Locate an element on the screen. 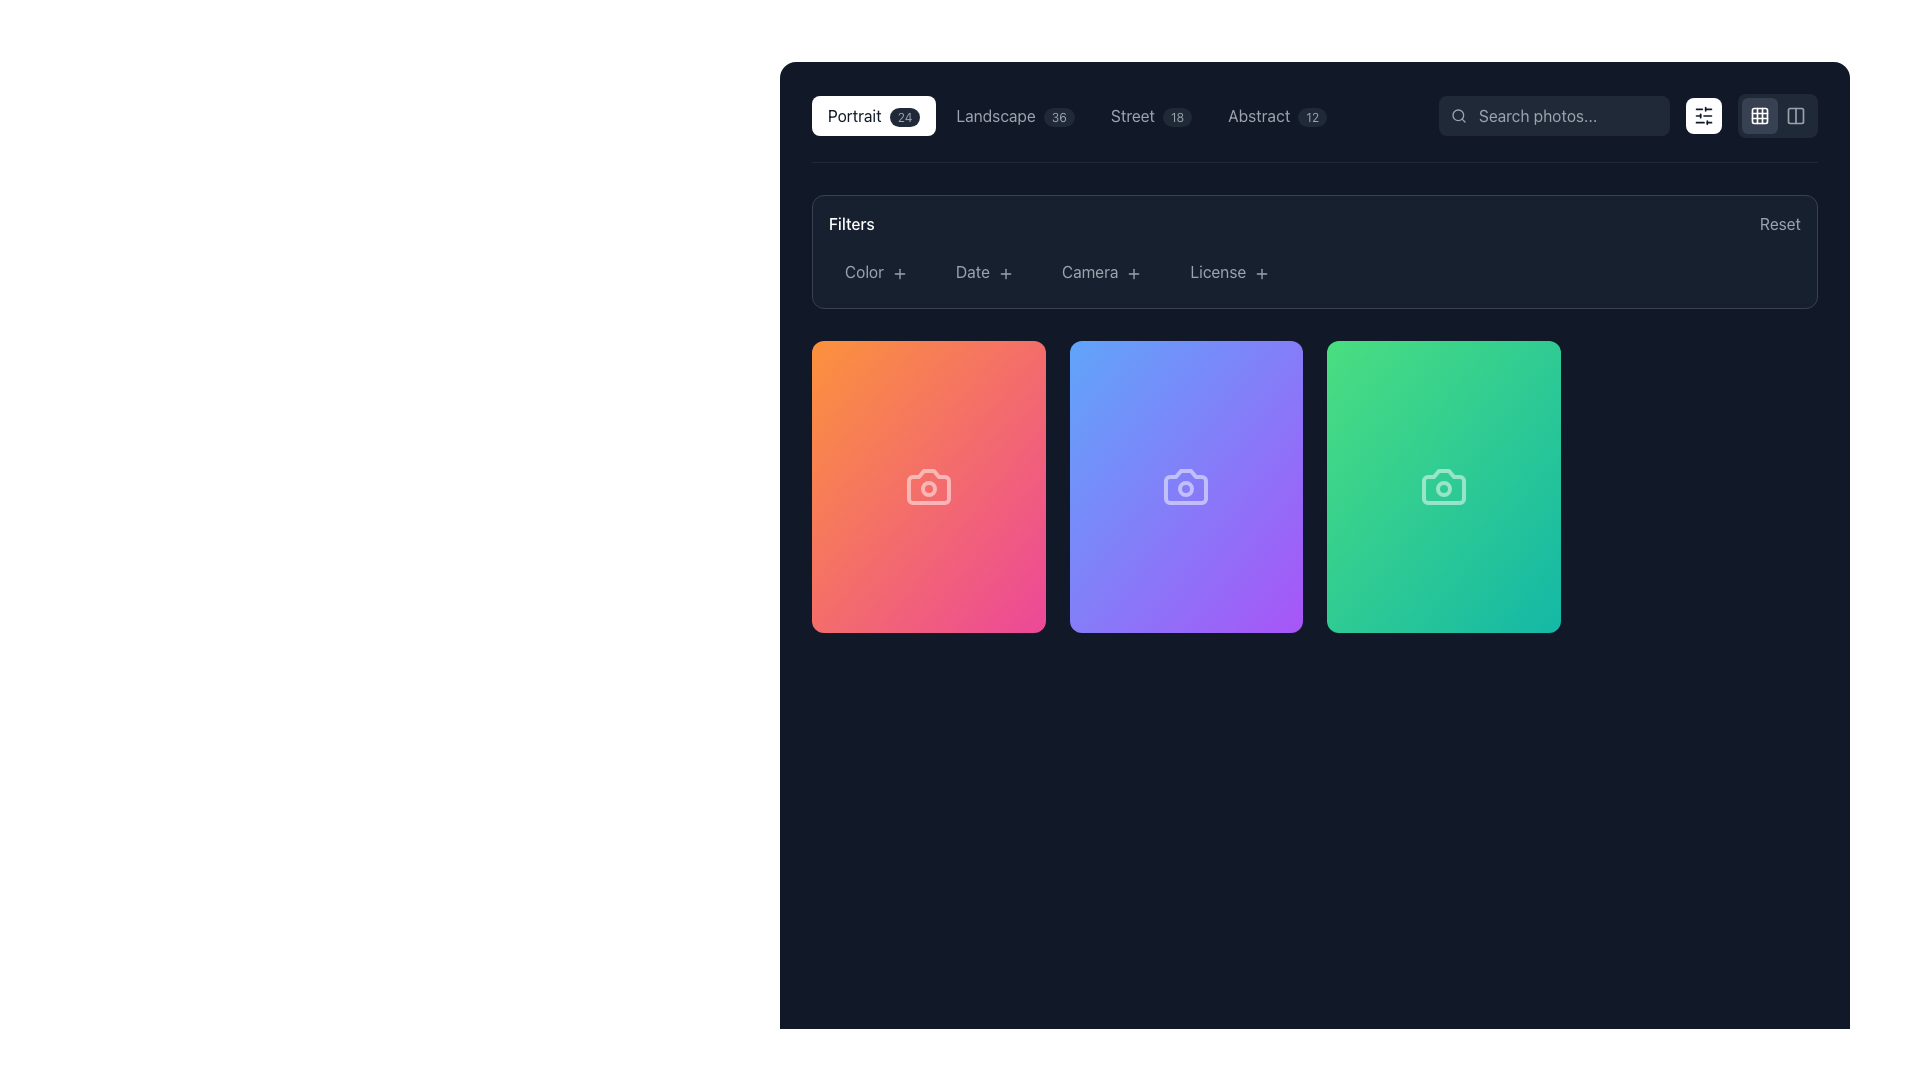 This screenshot has height=1080, width=1920. the first filter button under the 'Filters' heading to apply the color filter is located at coordinates (876, 272).